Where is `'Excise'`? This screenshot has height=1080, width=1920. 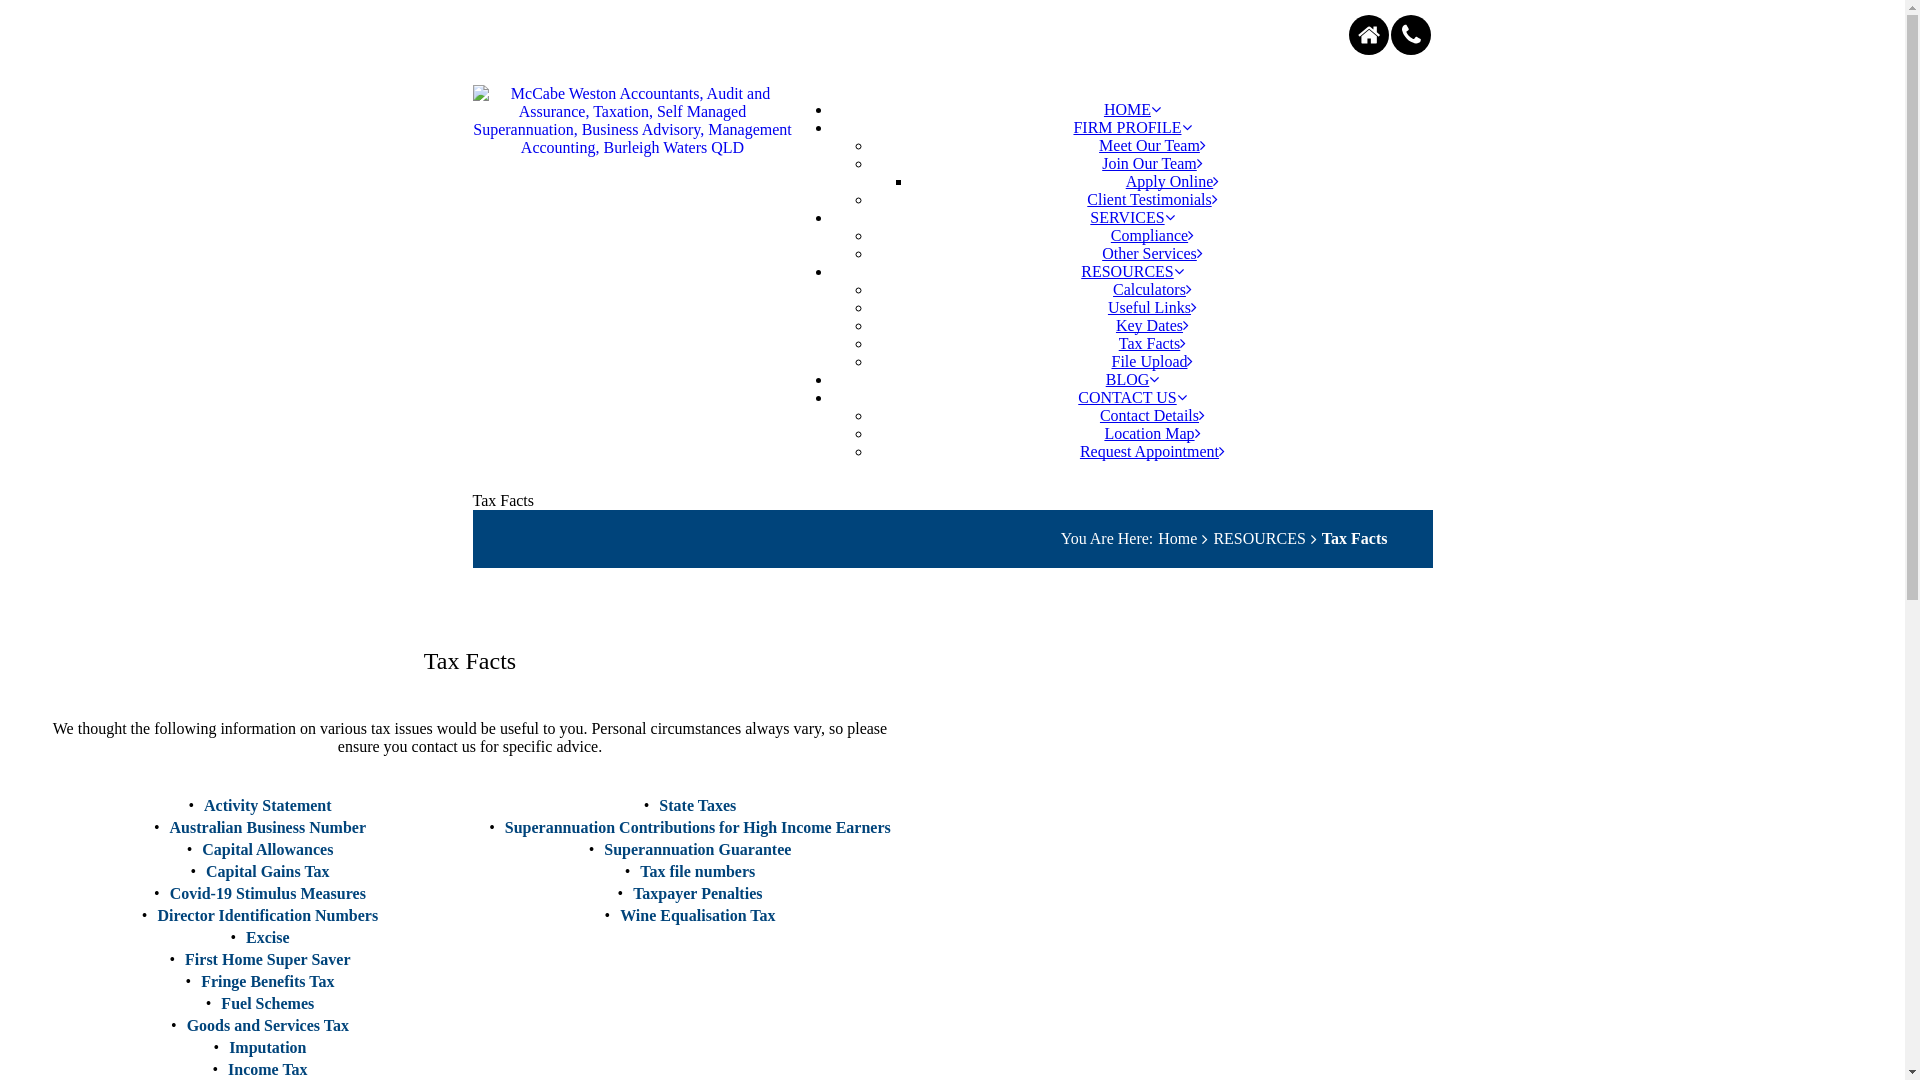
'Excise' is located at coordinates (267, 937).